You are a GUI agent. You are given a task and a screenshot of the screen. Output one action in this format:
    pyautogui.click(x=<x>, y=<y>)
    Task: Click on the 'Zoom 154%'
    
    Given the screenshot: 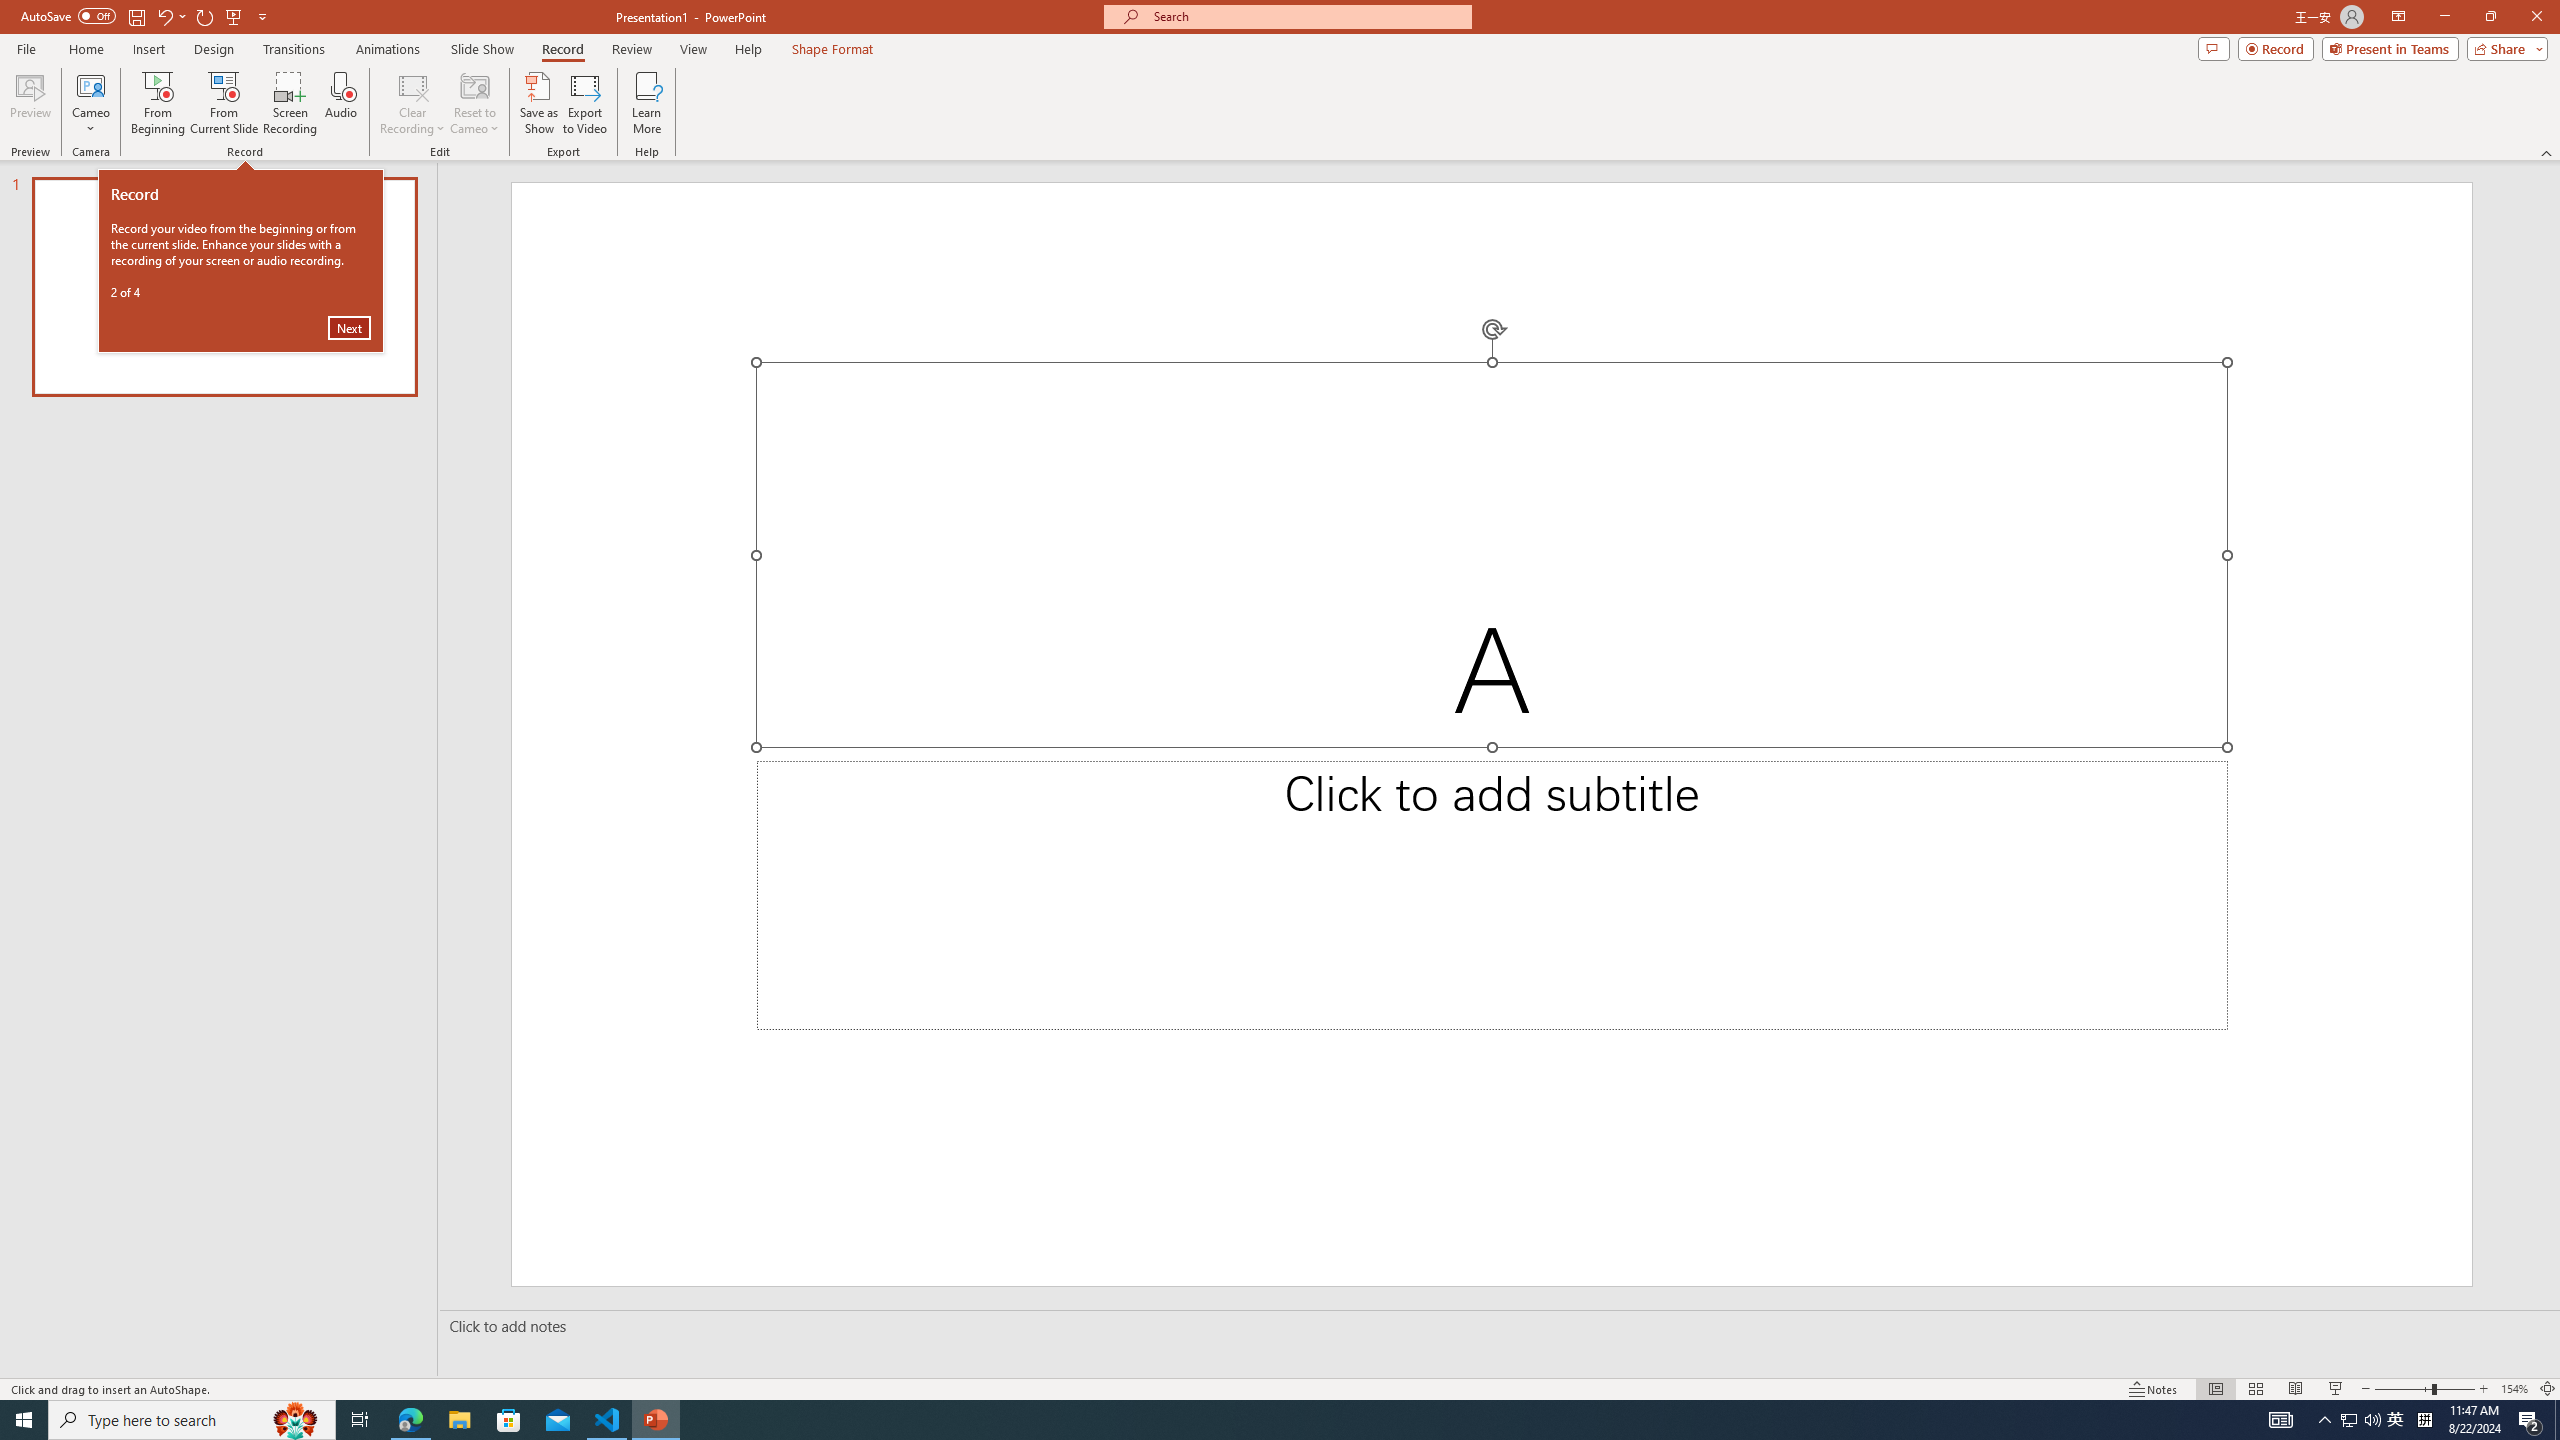 What is the action you would take?
    pyautogui.click(x=2515, y=1389)
    